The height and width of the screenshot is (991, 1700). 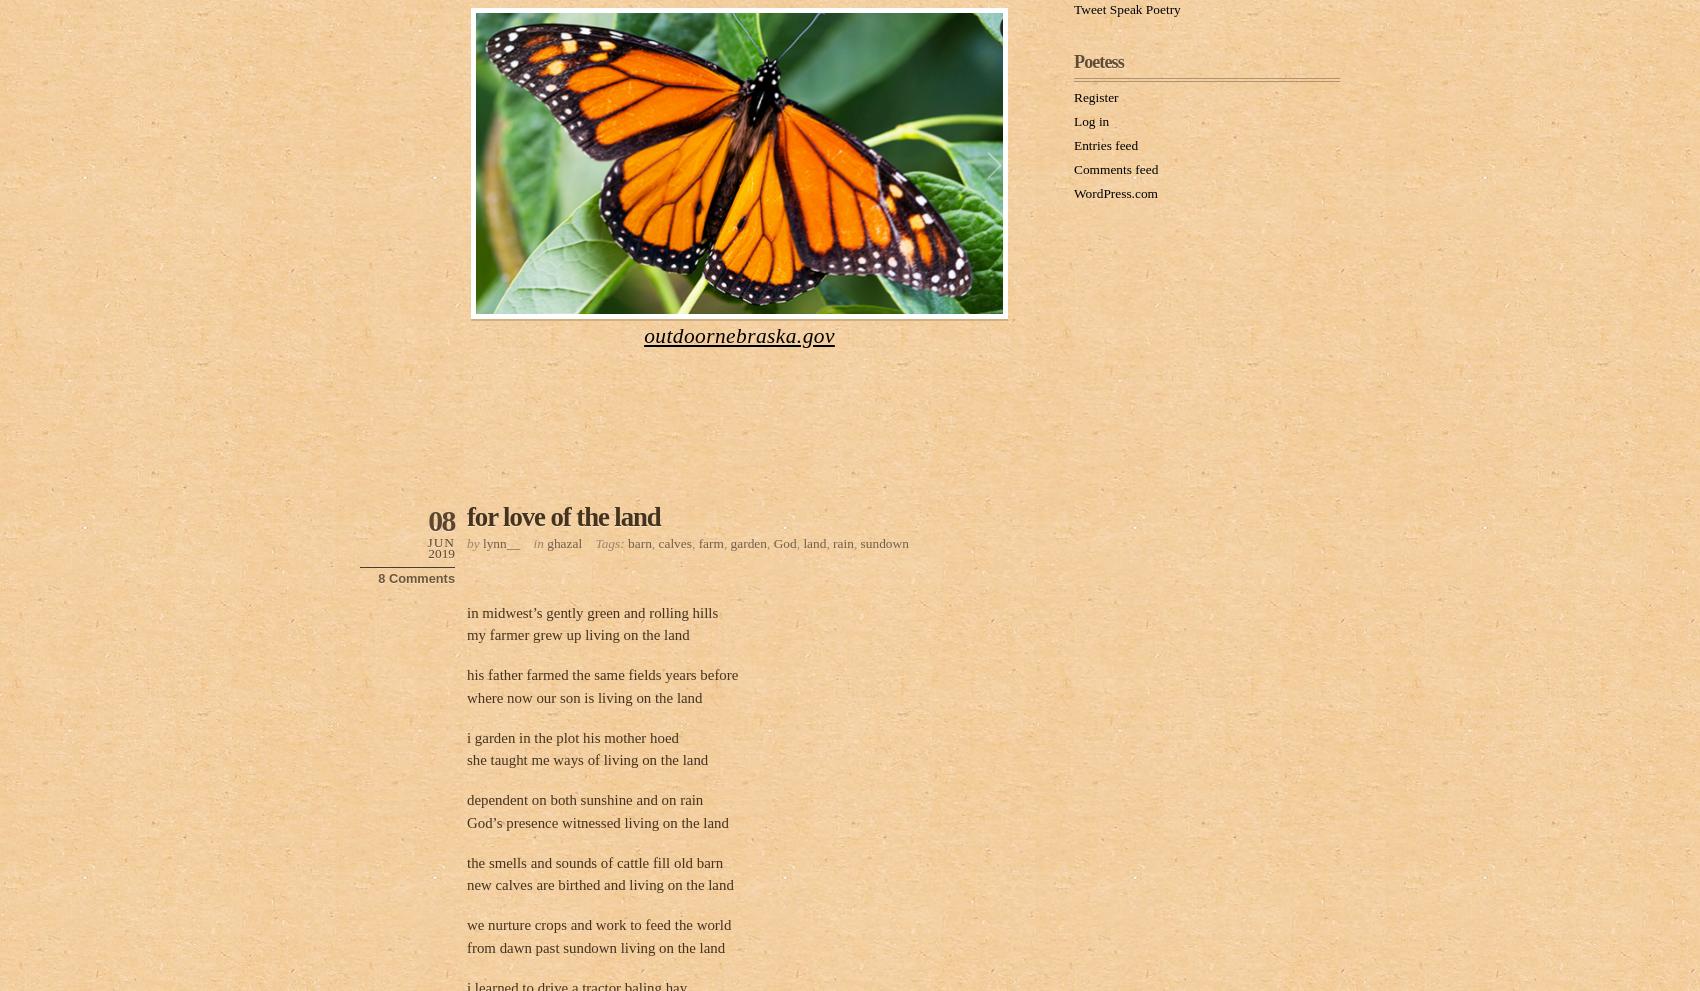 What do you see at coordinates (538, 541) in the screenshot?
I see `'in'` at bounding box center [538, 541].